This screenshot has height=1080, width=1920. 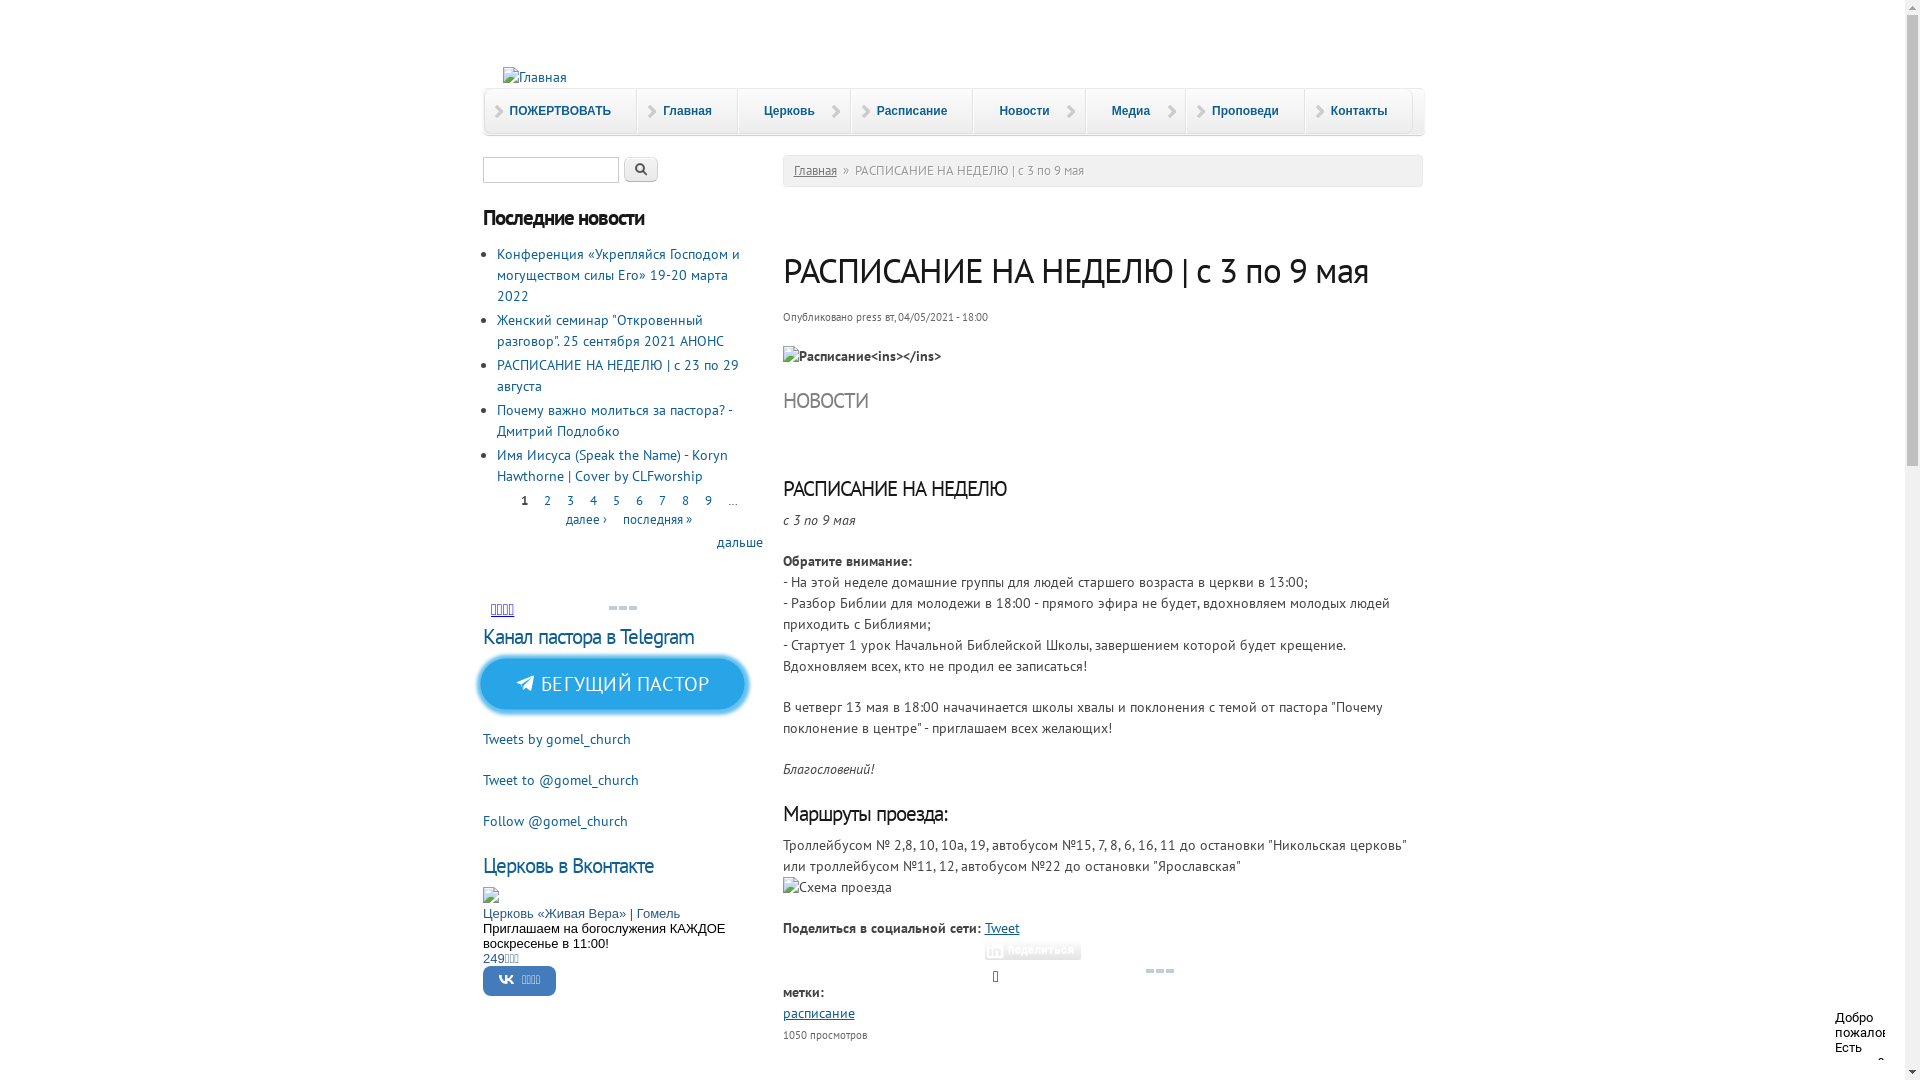 I want to click on 'Follow @gomel_church', so click(x=554, y=821).